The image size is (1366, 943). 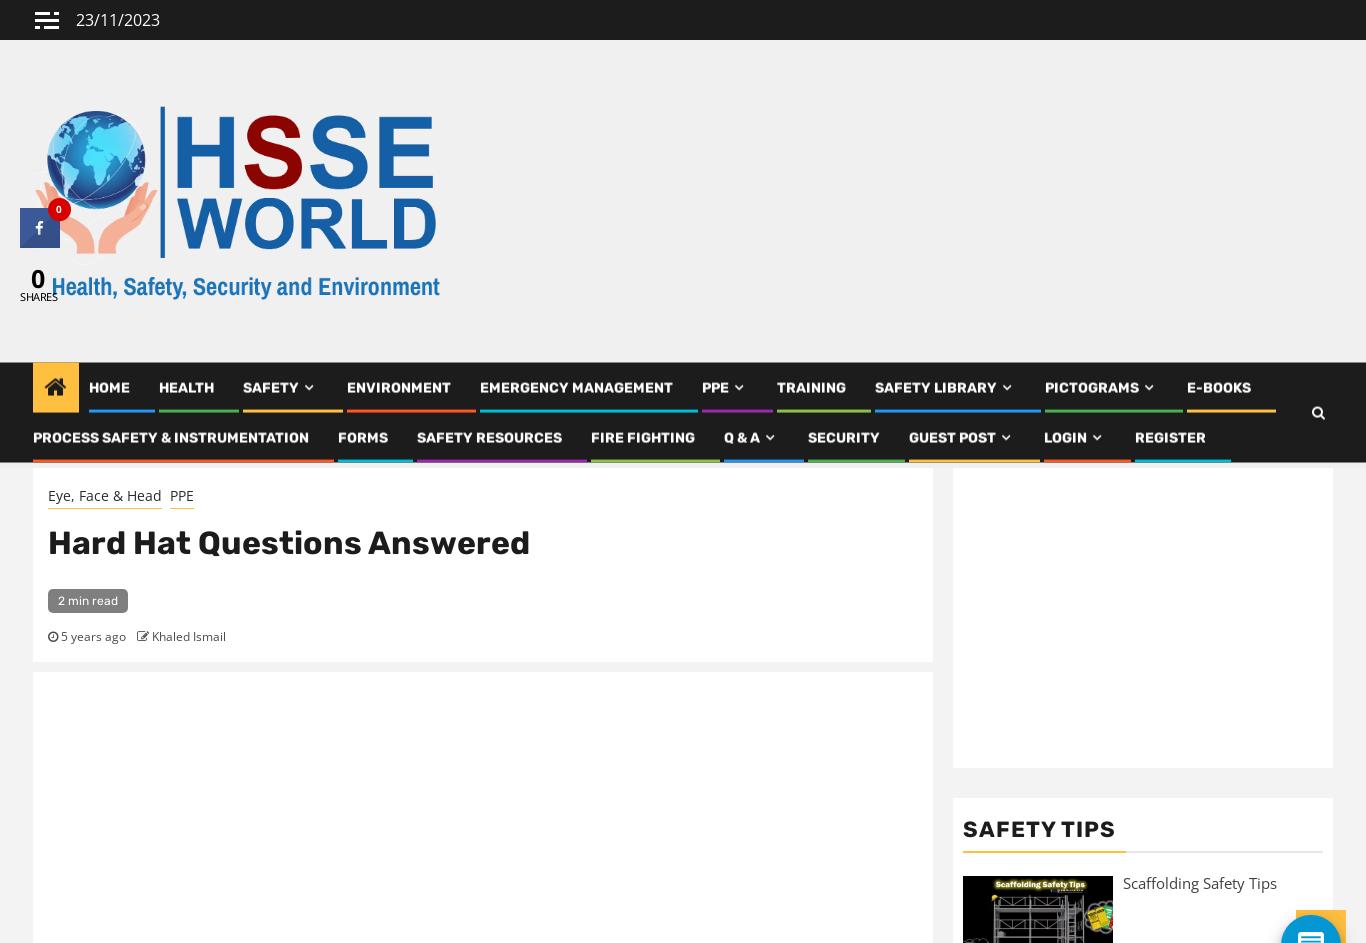 I want to click on 'Training', so click(x=776, y=394).